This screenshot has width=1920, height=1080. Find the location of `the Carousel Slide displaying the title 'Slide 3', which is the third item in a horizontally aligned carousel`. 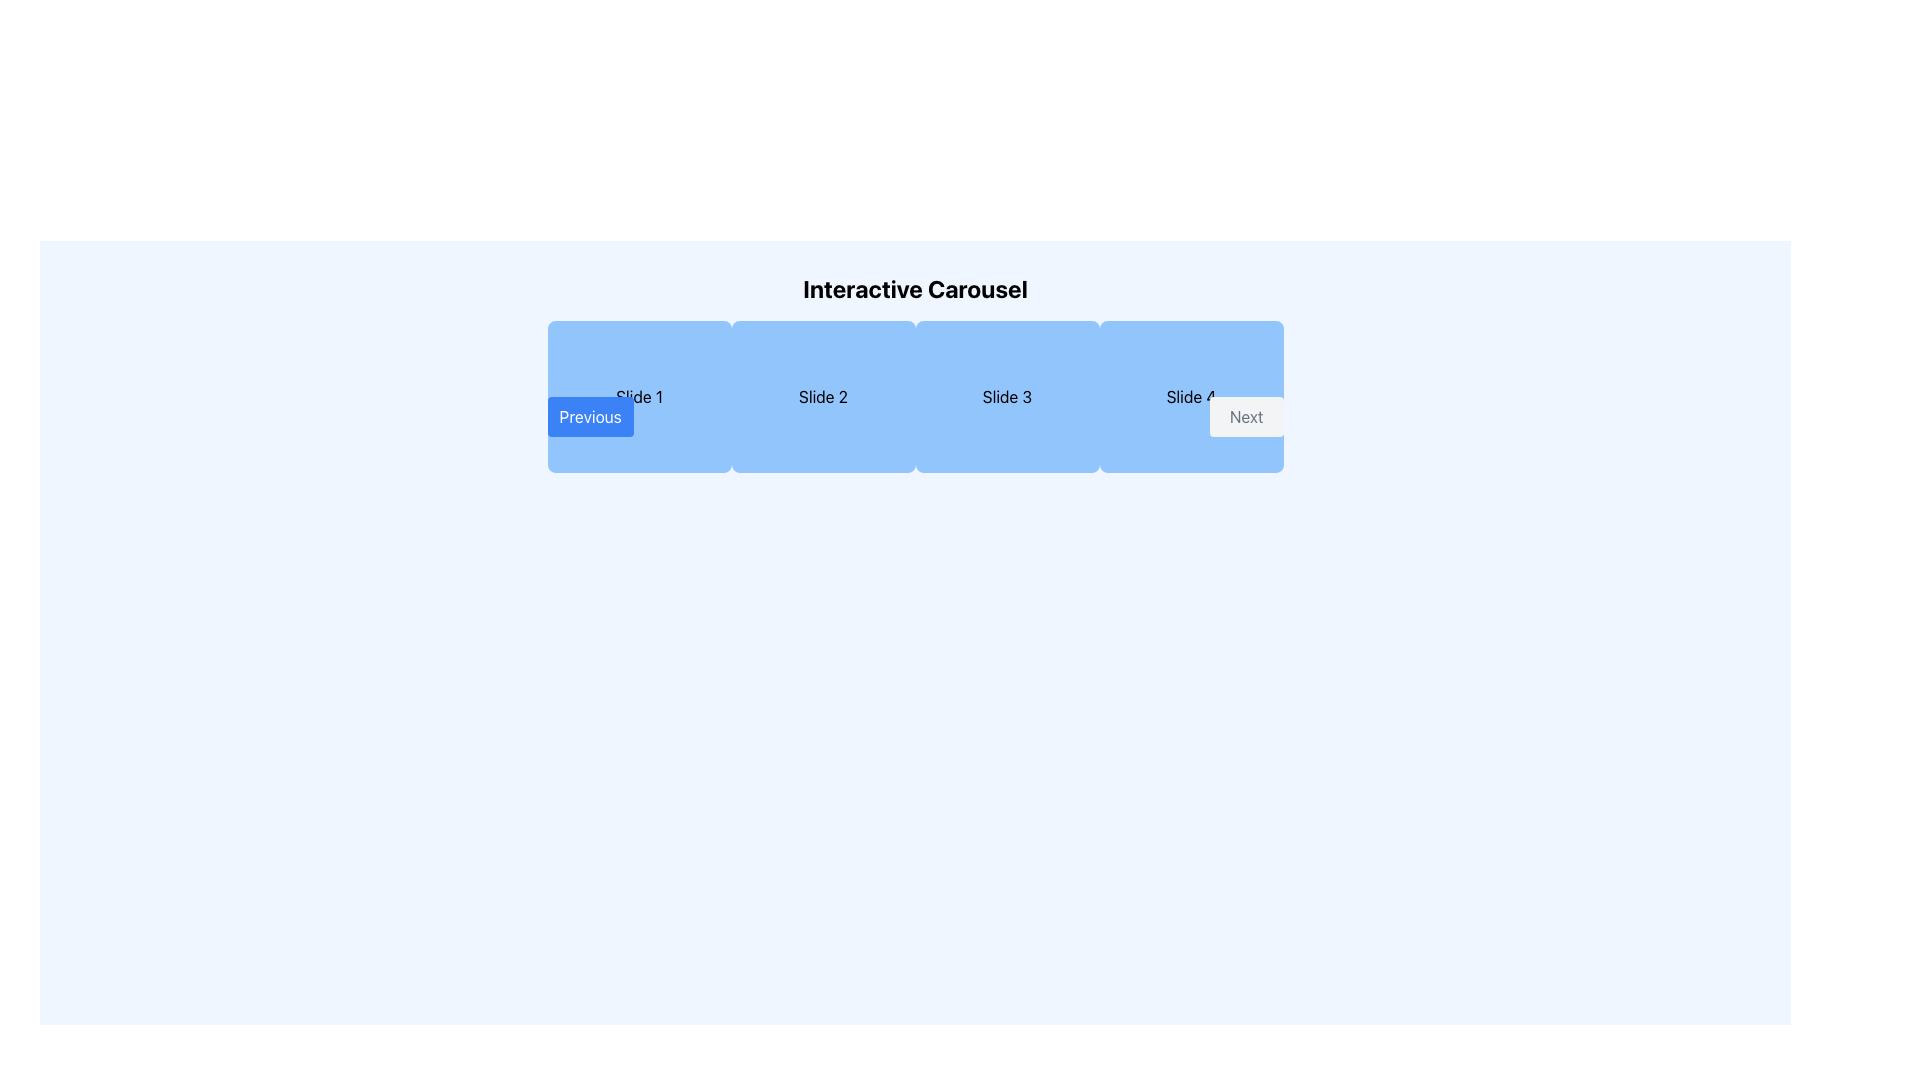

the Carousel Slide displaying the title 'Slide 3', which is the third item in a horizontally aligned carousel is located at coordinates (1007, 397).